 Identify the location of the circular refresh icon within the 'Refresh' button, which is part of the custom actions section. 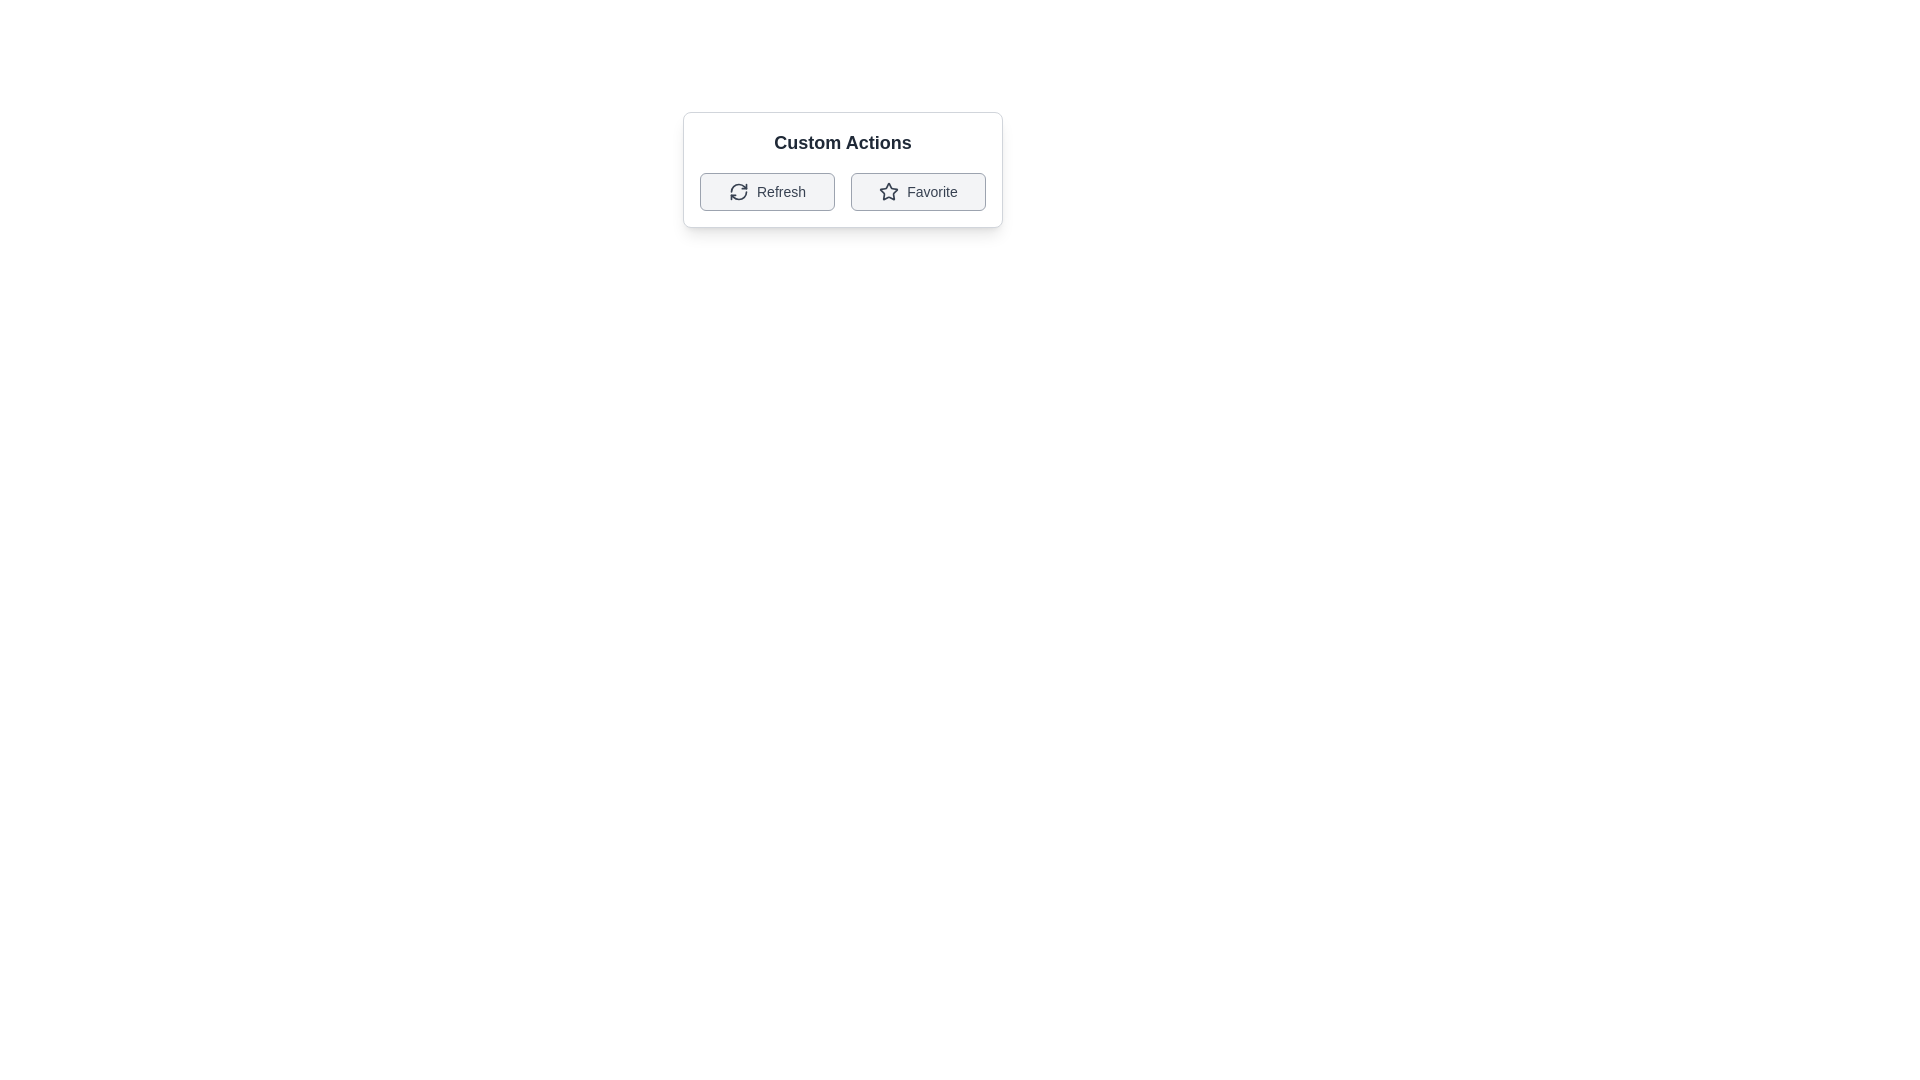
(738, 192).